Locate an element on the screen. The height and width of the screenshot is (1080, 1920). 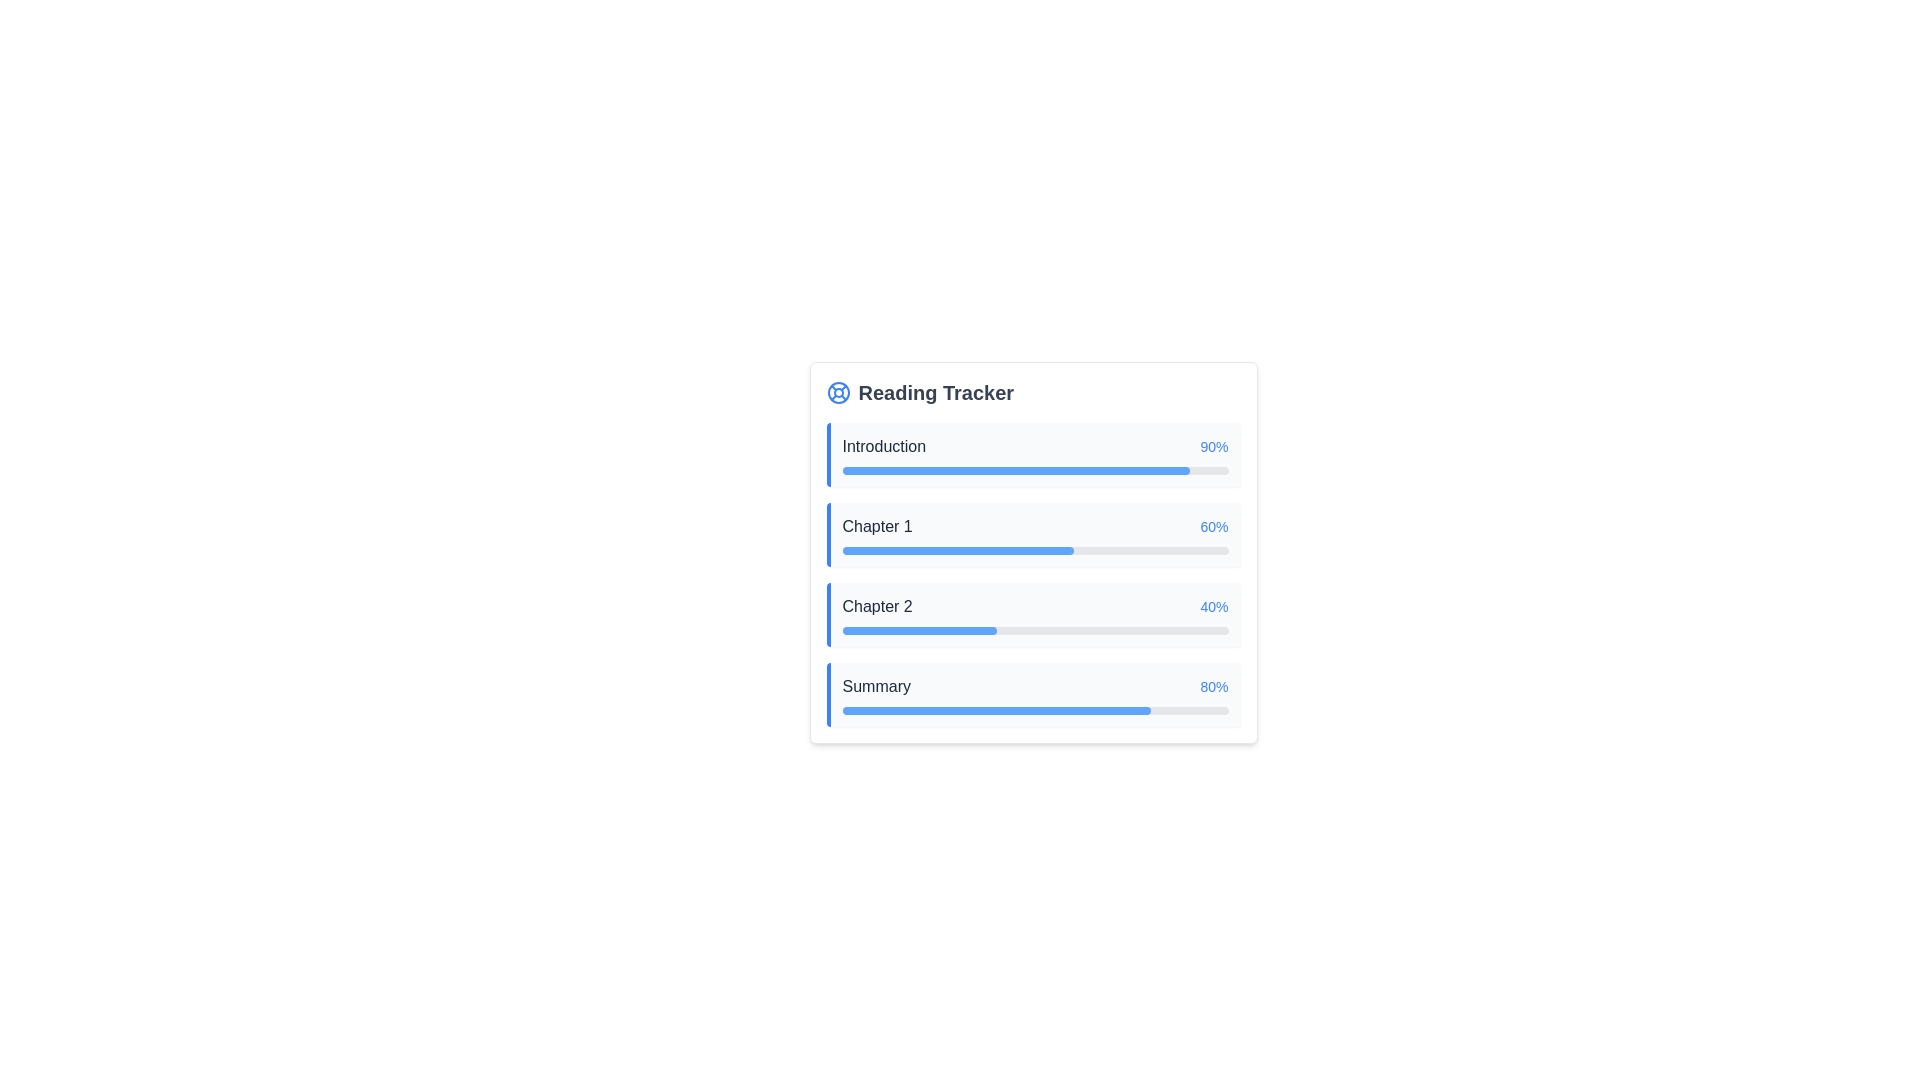
the Progress Summary Row displaying 'Chapter 2' and '40%' to see details, which is the third item in the 'Reading Tracker' panel is located at coordinates (1035, 605).